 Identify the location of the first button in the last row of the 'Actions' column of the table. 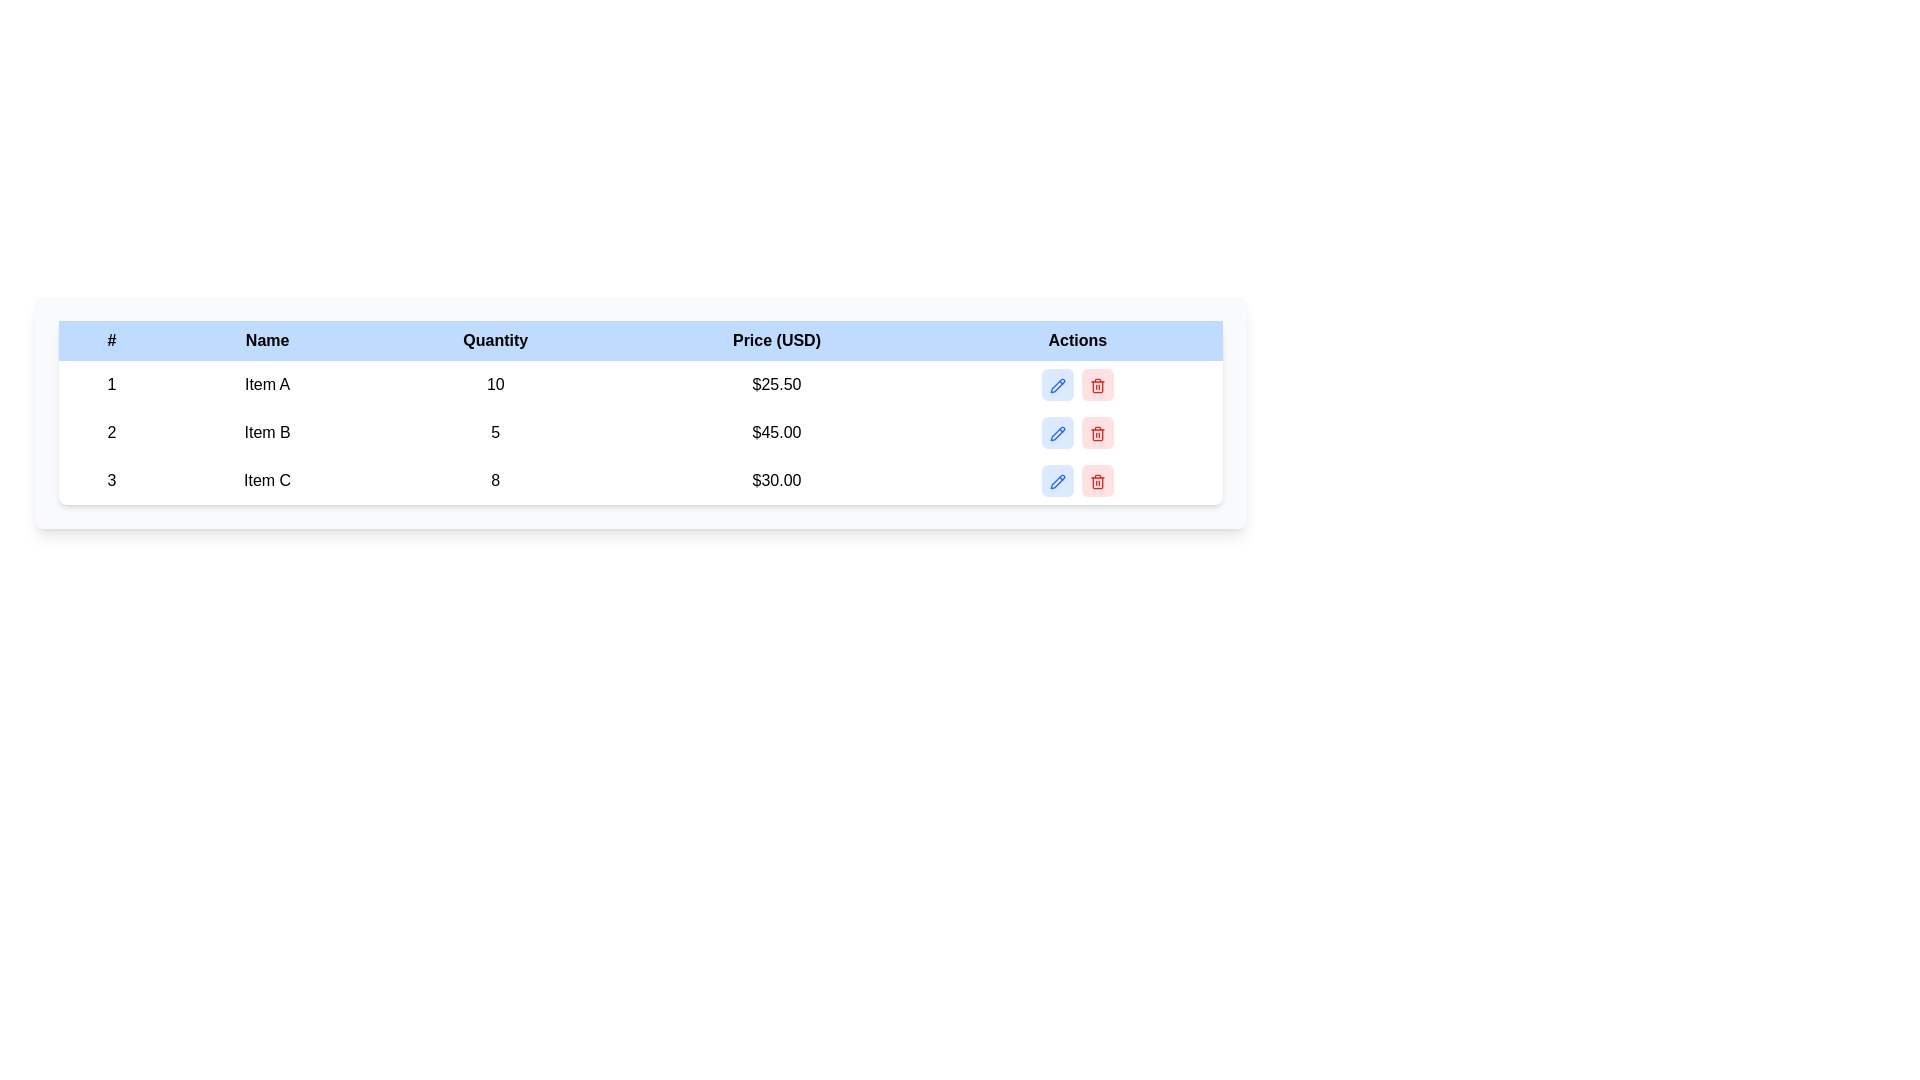
(1056, 481).